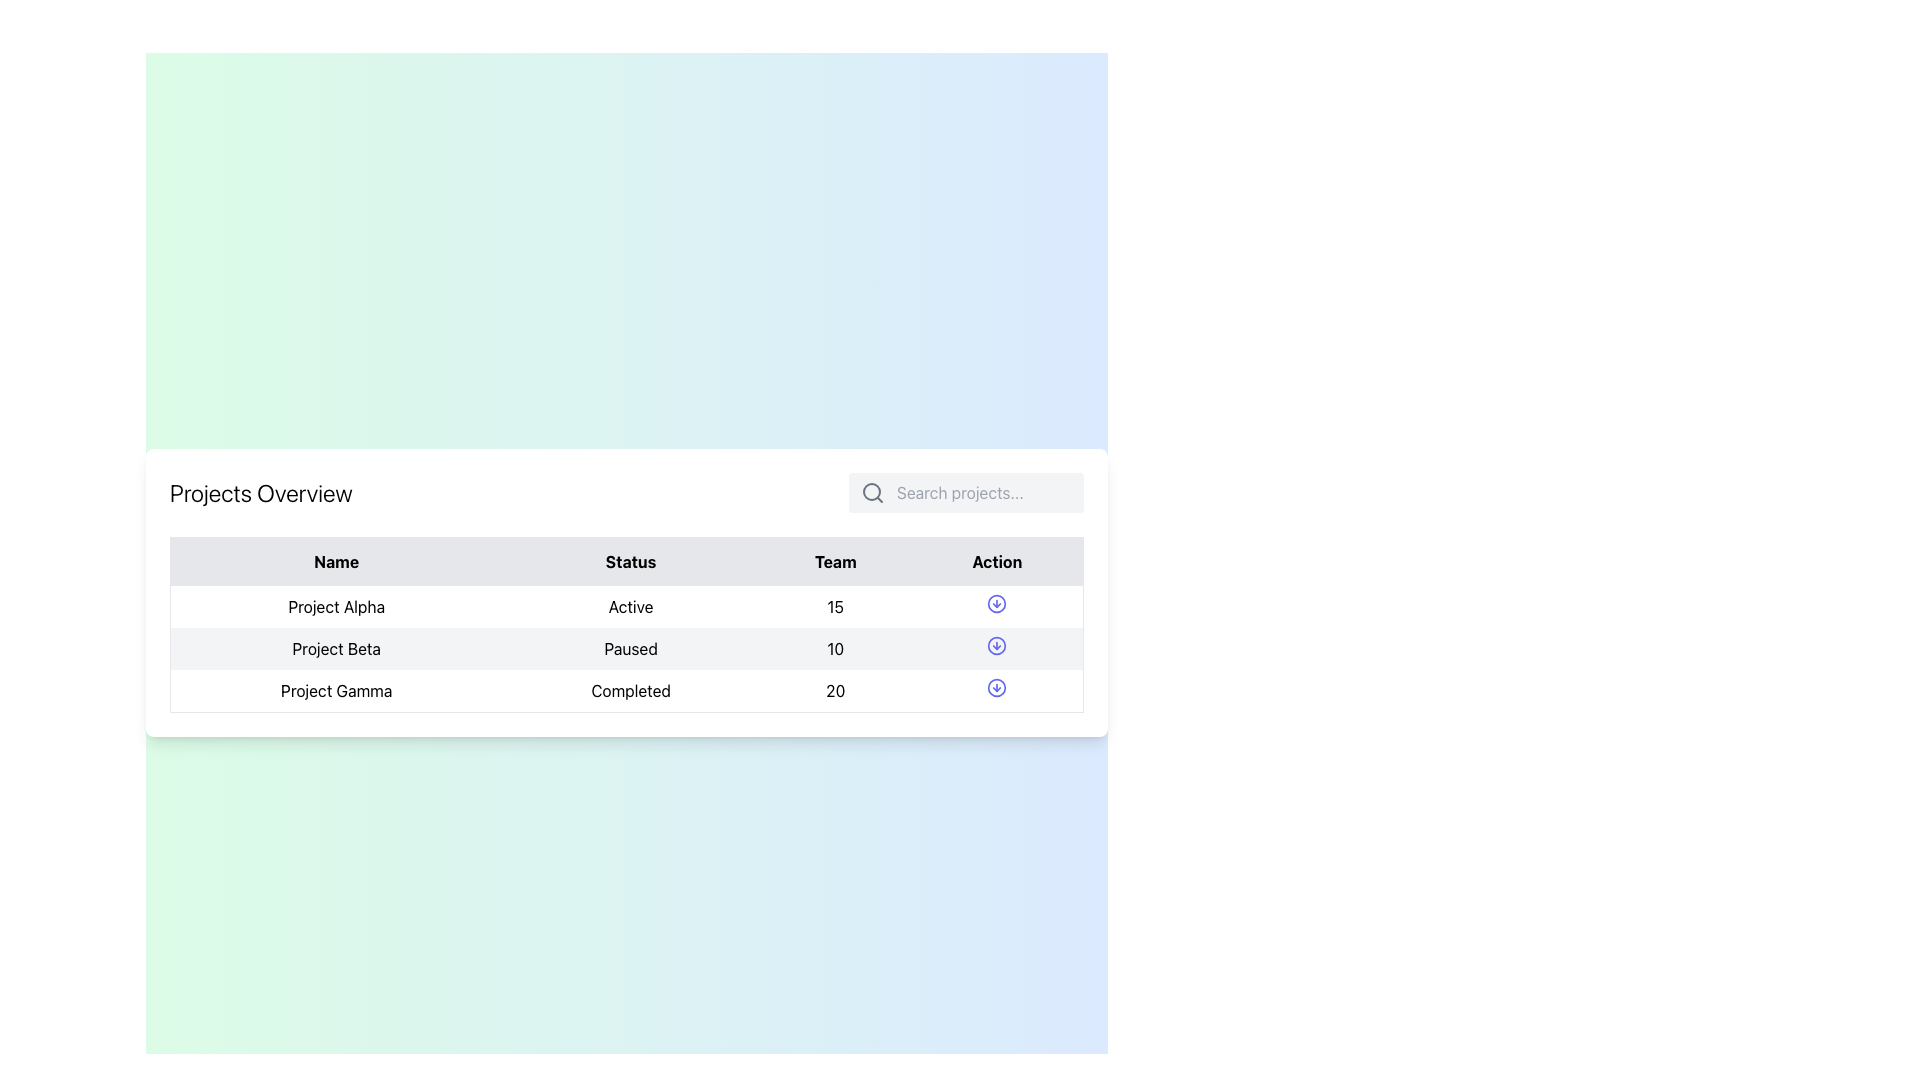 The image size is (1920, 1080). Describe the element at coordinates (336, 690) in the screenshot. I see `the text label displaying 'Project Gamma' in the first column of the table row` at that location.